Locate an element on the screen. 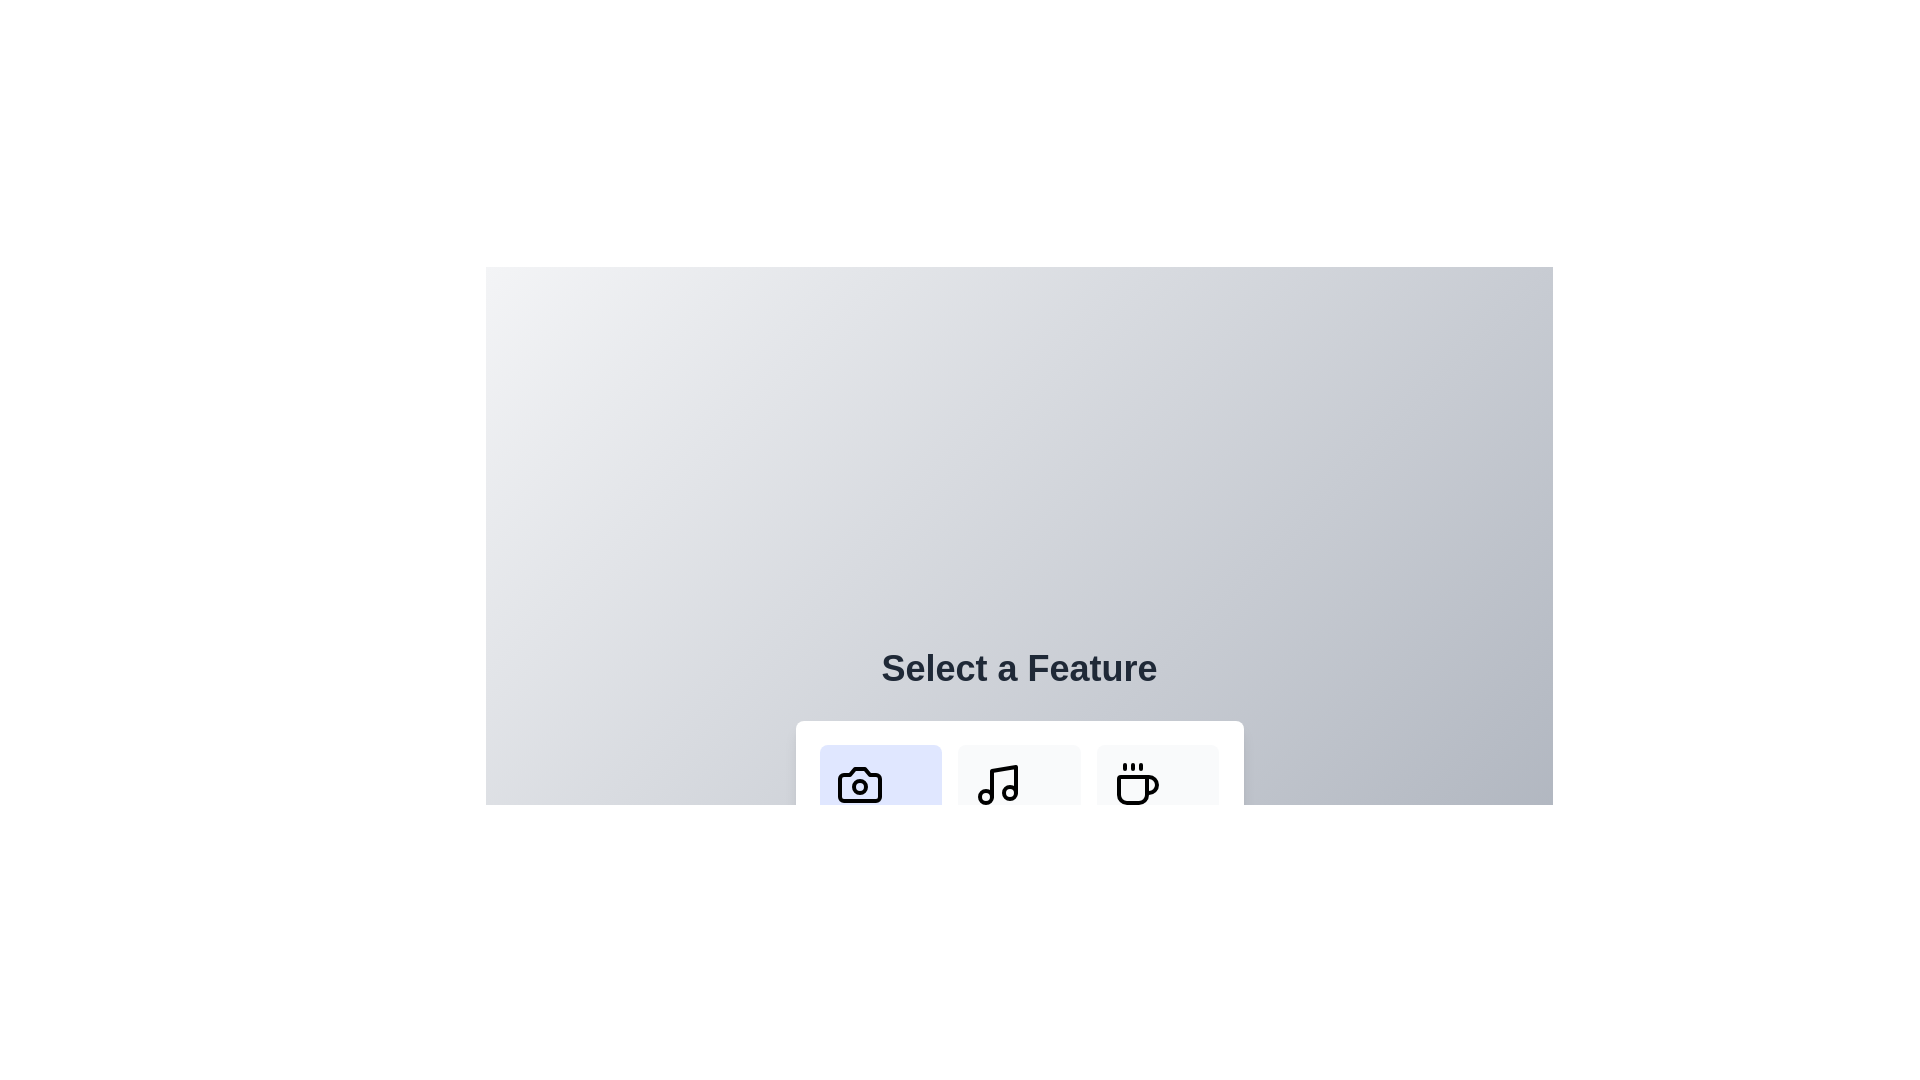 The width and height of the screenshot is (1920, 1080). the 'Music' icon located in the middle of a row of three icons is located at coordinates (998, 784).